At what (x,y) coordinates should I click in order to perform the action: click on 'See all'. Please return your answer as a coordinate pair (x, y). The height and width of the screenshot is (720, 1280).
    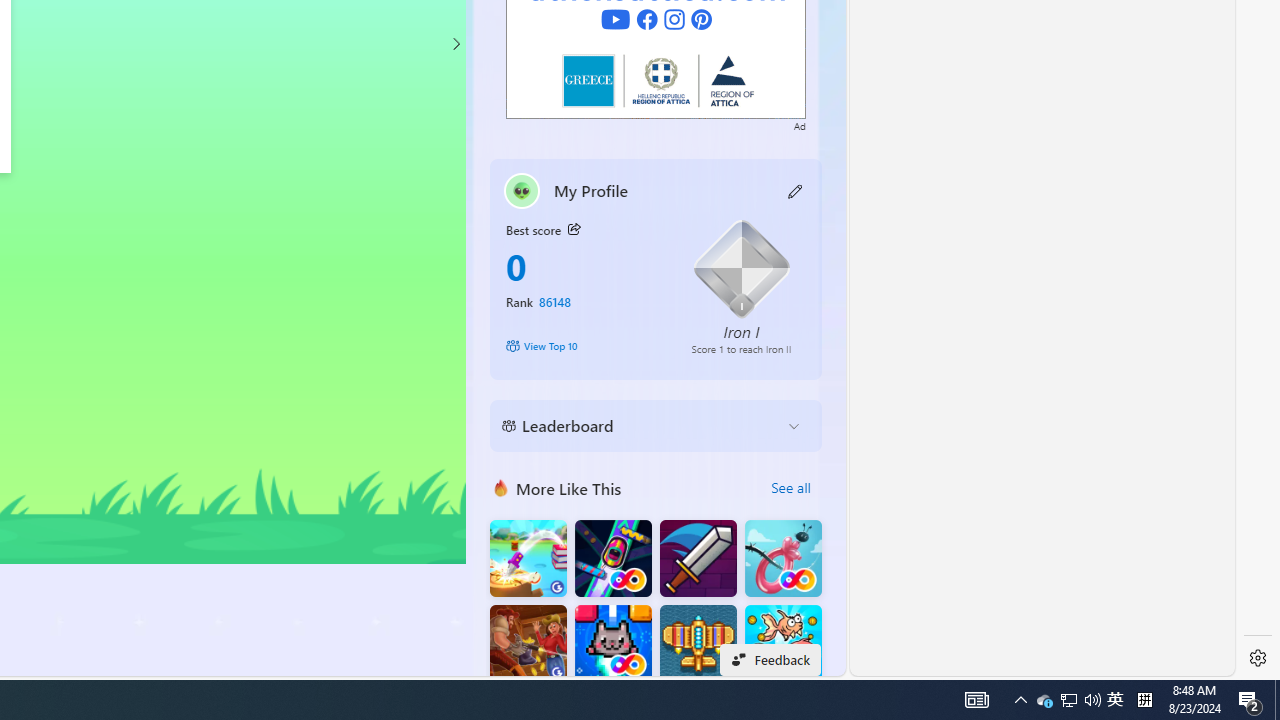
    Looking at the image, I should click on (790, 488).